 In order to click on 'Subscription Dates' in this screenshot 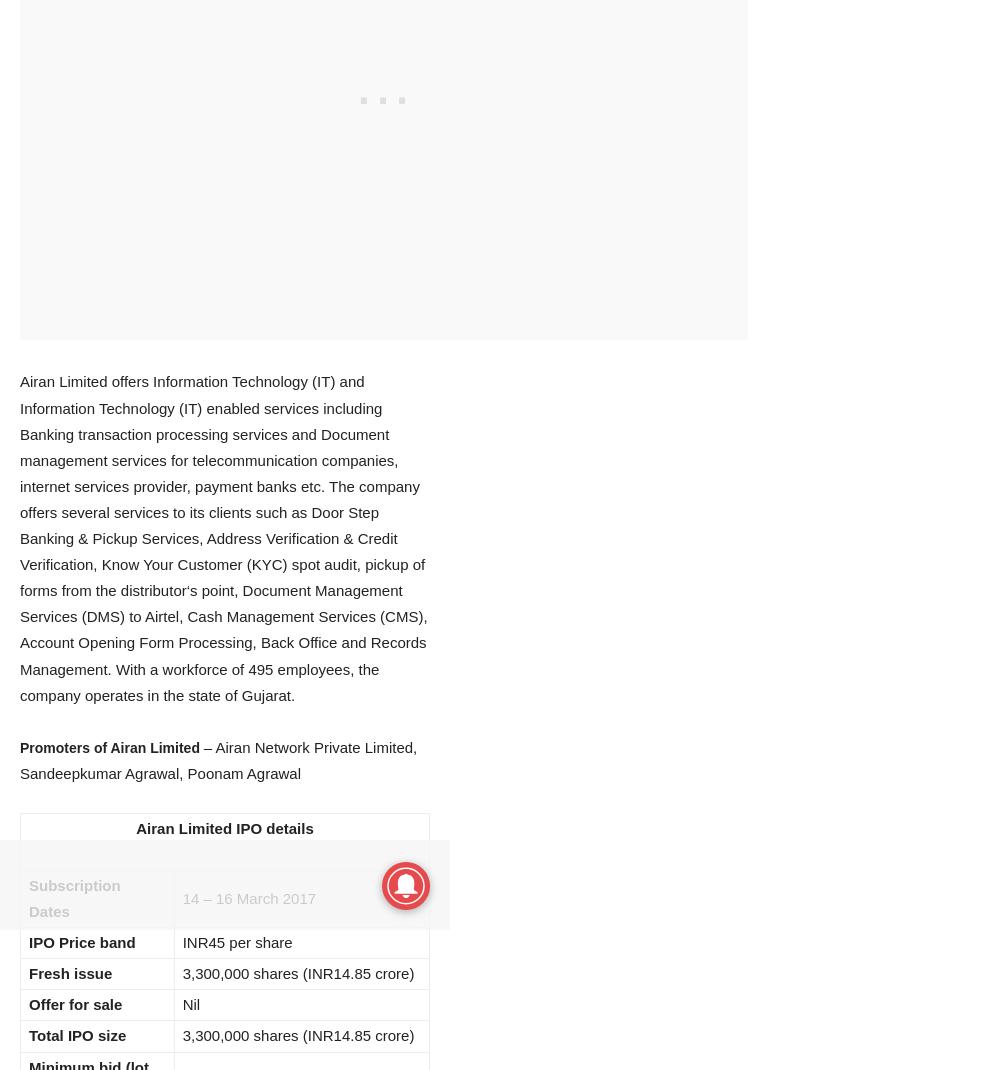, I will do `click(74, 897)`.